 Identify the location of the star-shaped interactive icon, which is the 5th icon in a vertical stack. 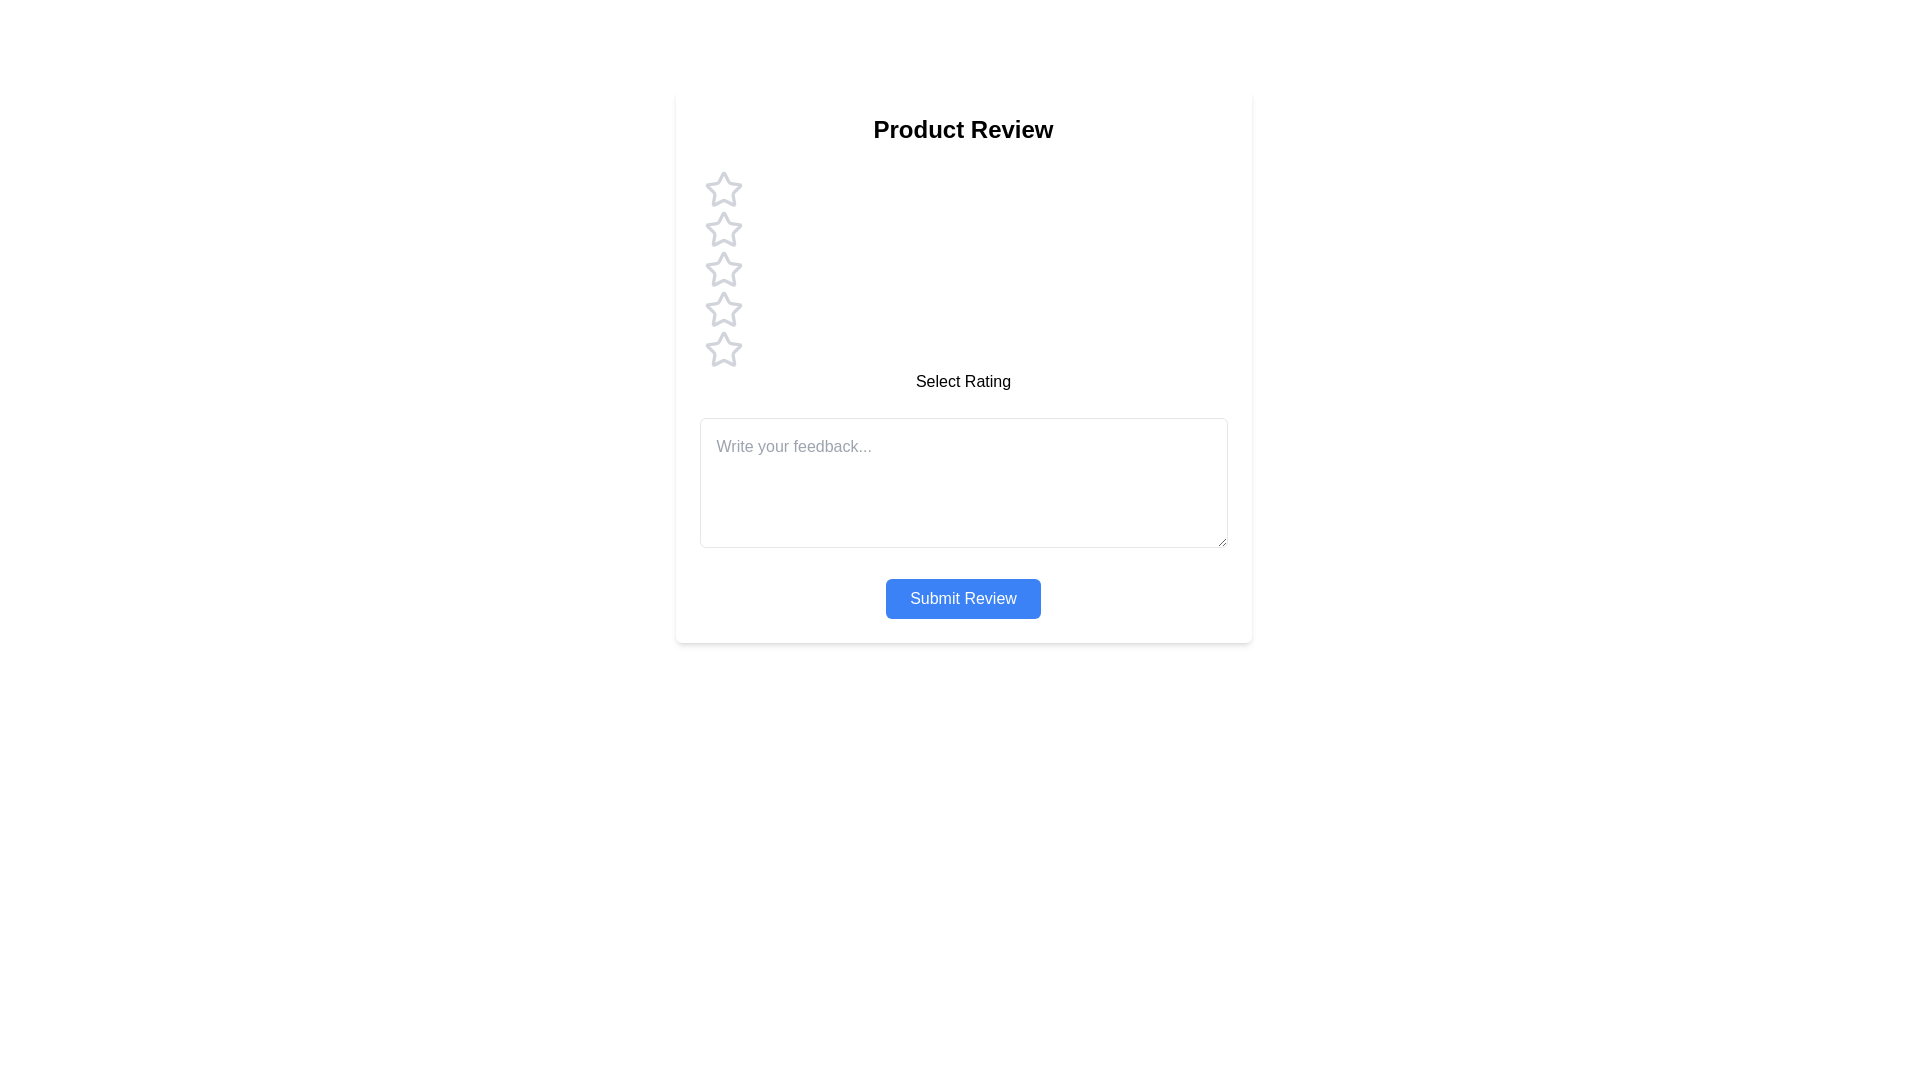
(722, 349).